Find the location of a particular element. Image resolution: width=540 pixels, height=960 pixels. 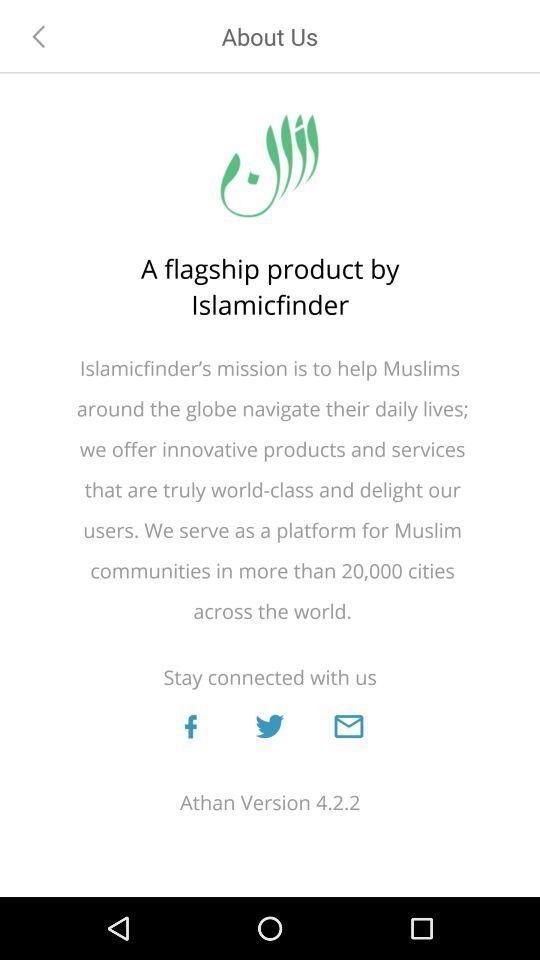

the facebook icon is located at coordinates (190, 725).